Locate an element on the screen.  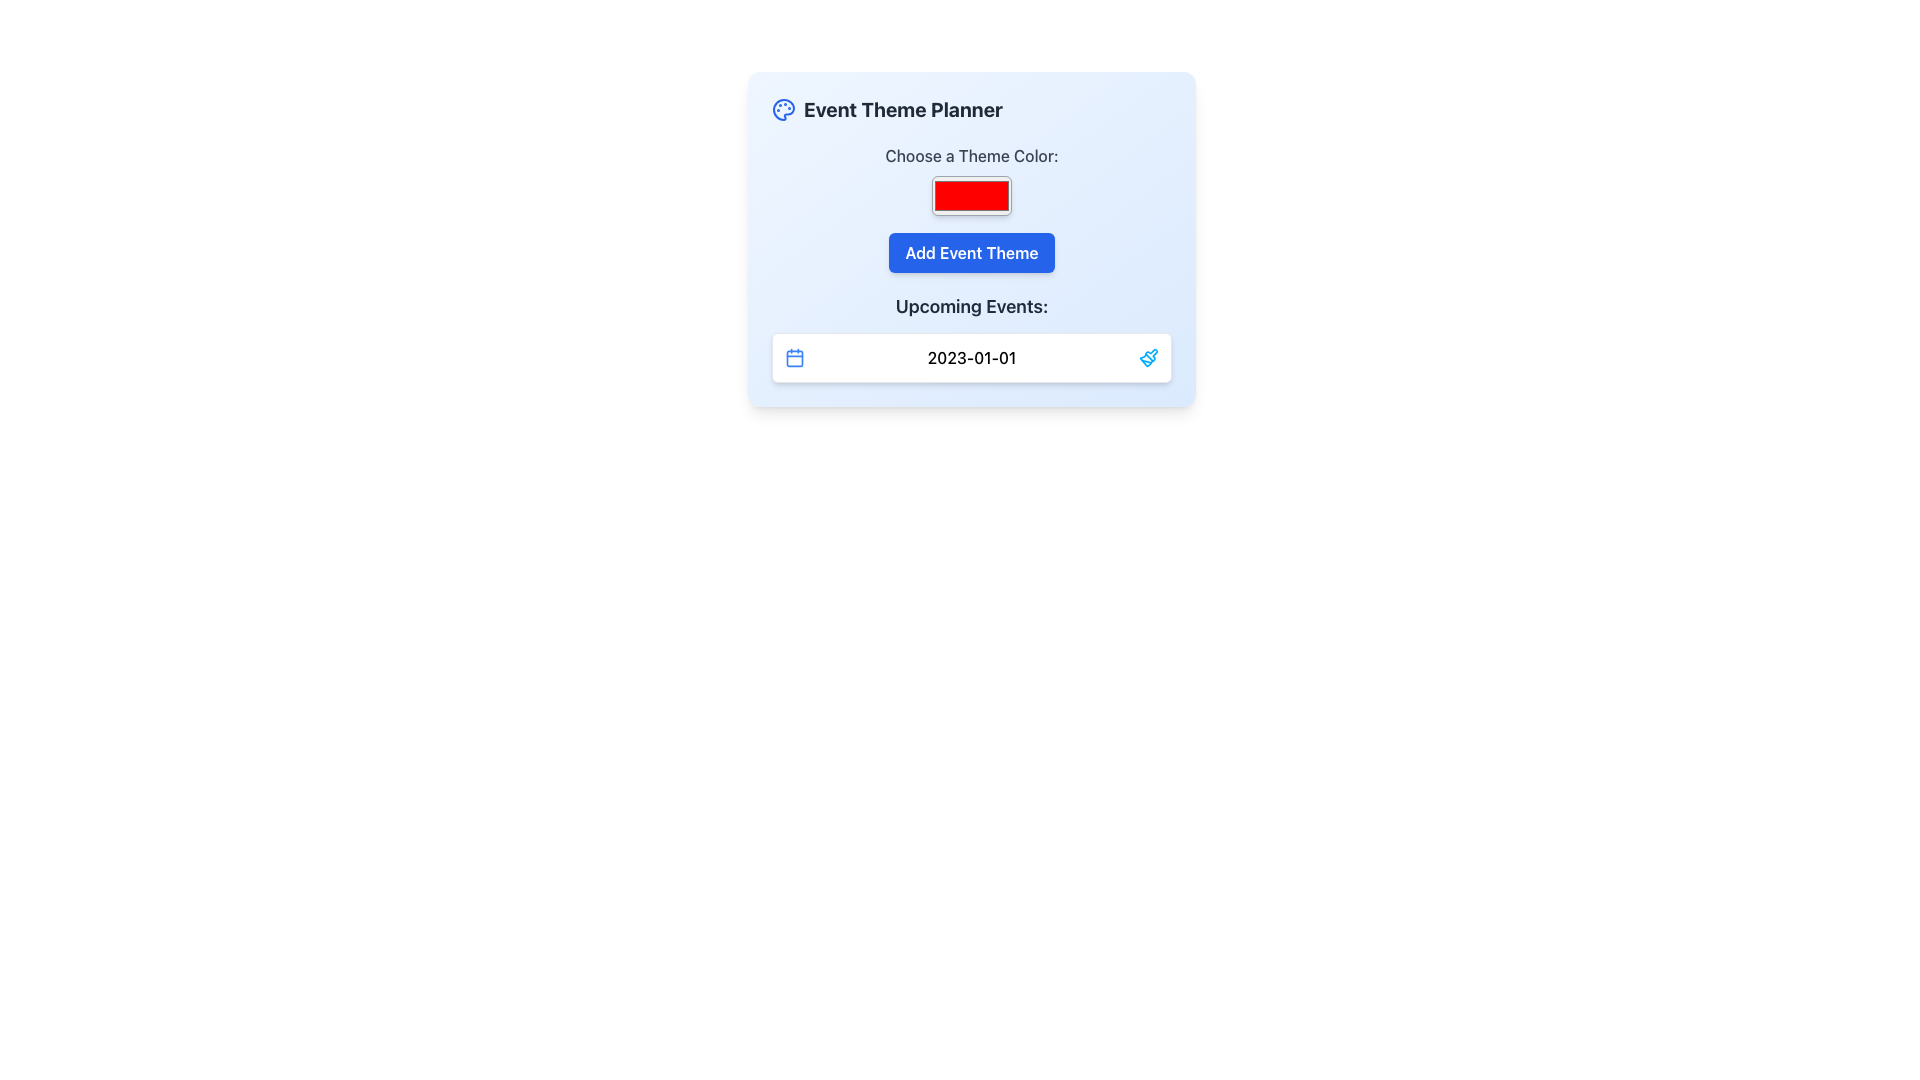
the upcoming events section text label, which serves as a heading indicating the context for the content below it is located at coordinates (971, 307).